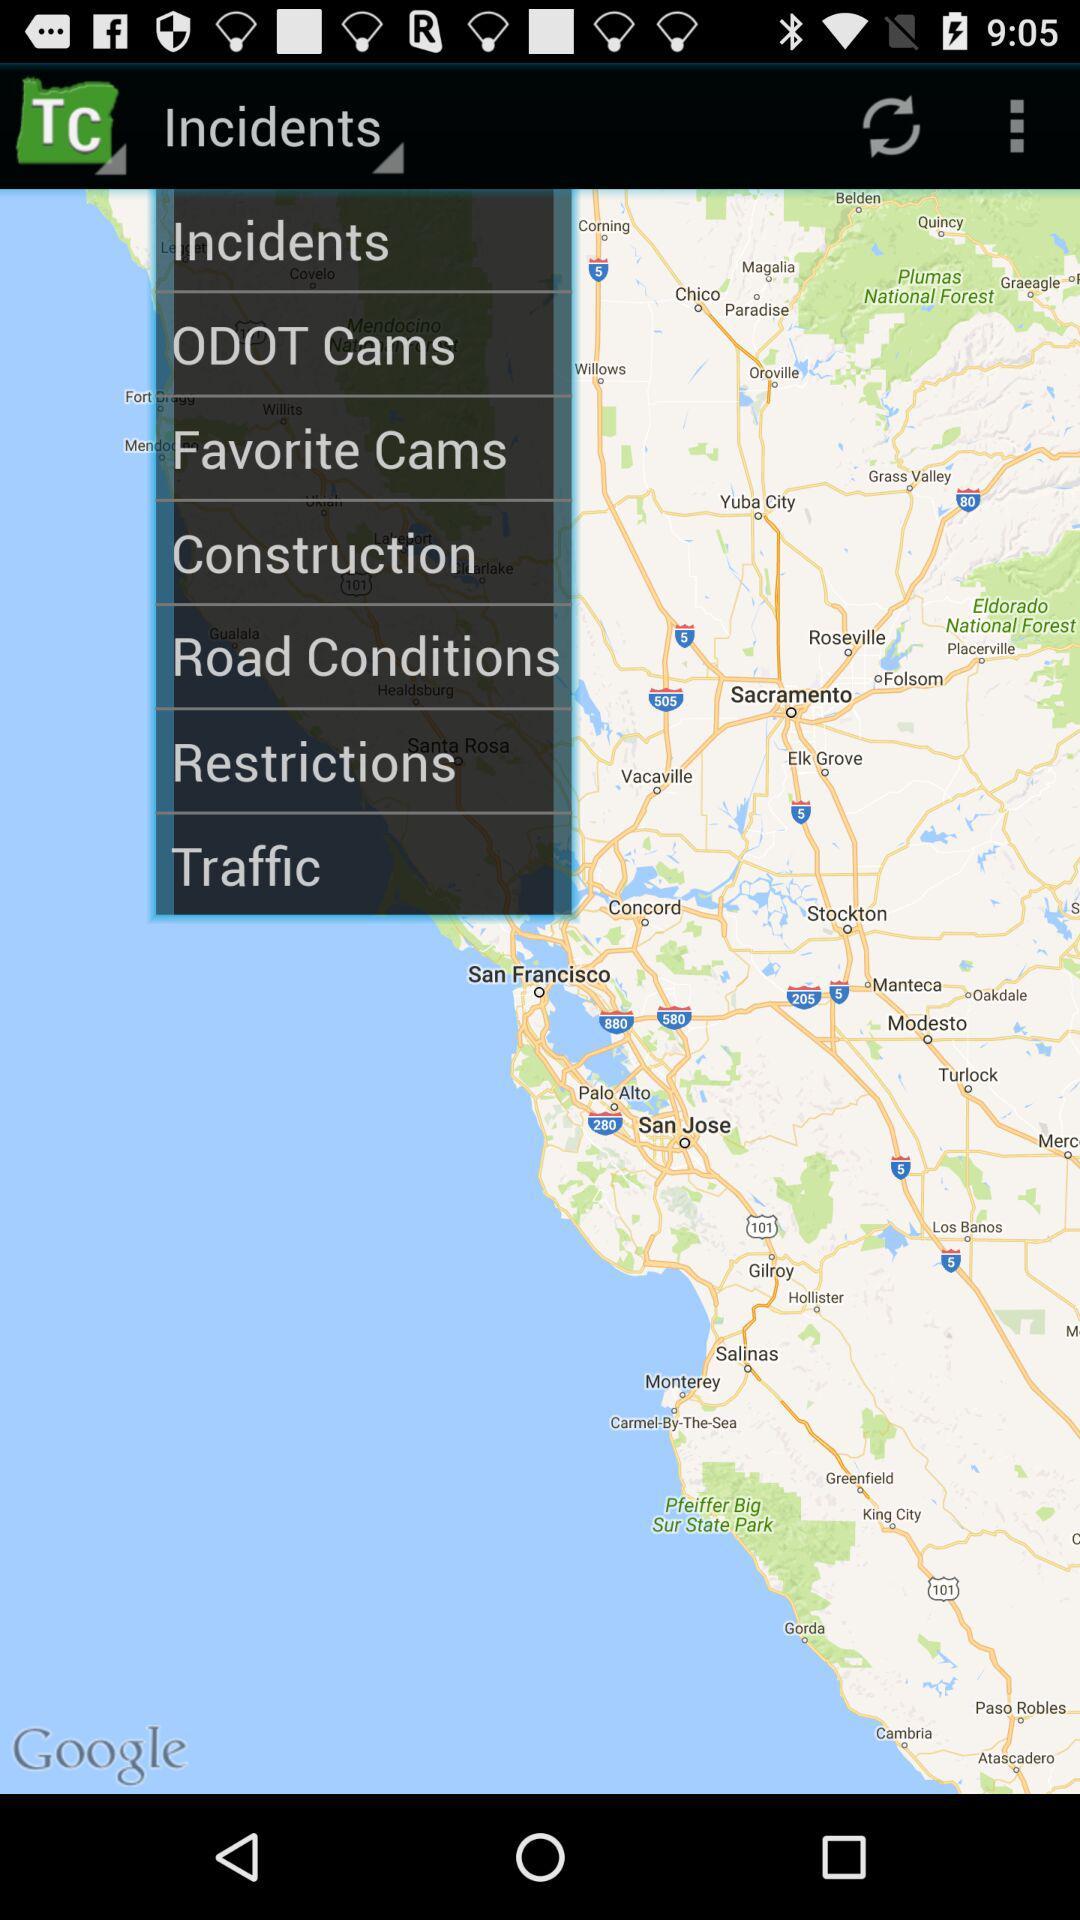 Image resolution: width=1080 pixels, height=1920 pixels. What do you see at coordinates (72, 124) in the screenshot?
I see `the icon to the left of the incidents app` at bounding box center [72, 124].